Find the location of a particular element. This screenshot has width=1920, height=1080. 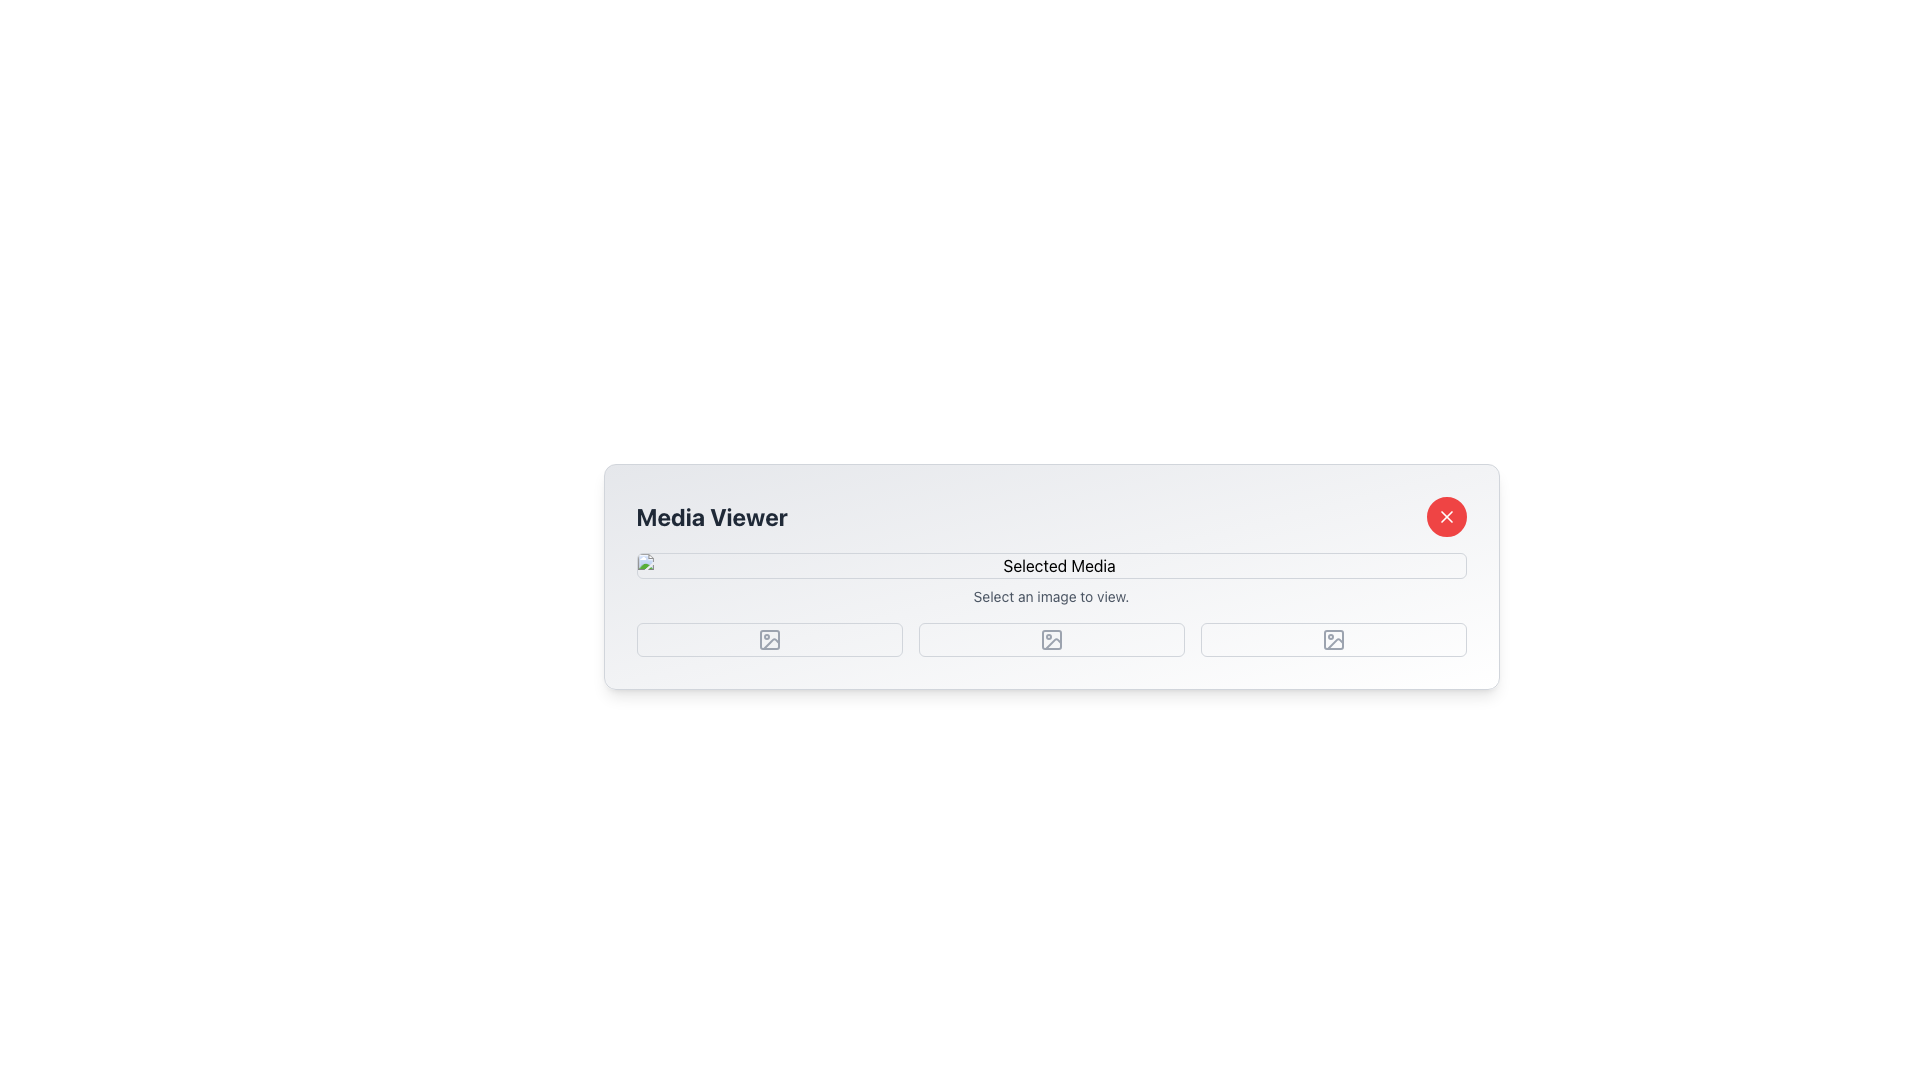

the cancel or close action icon located at the top-right corner of the interface is located at coordinates (1446, 515).